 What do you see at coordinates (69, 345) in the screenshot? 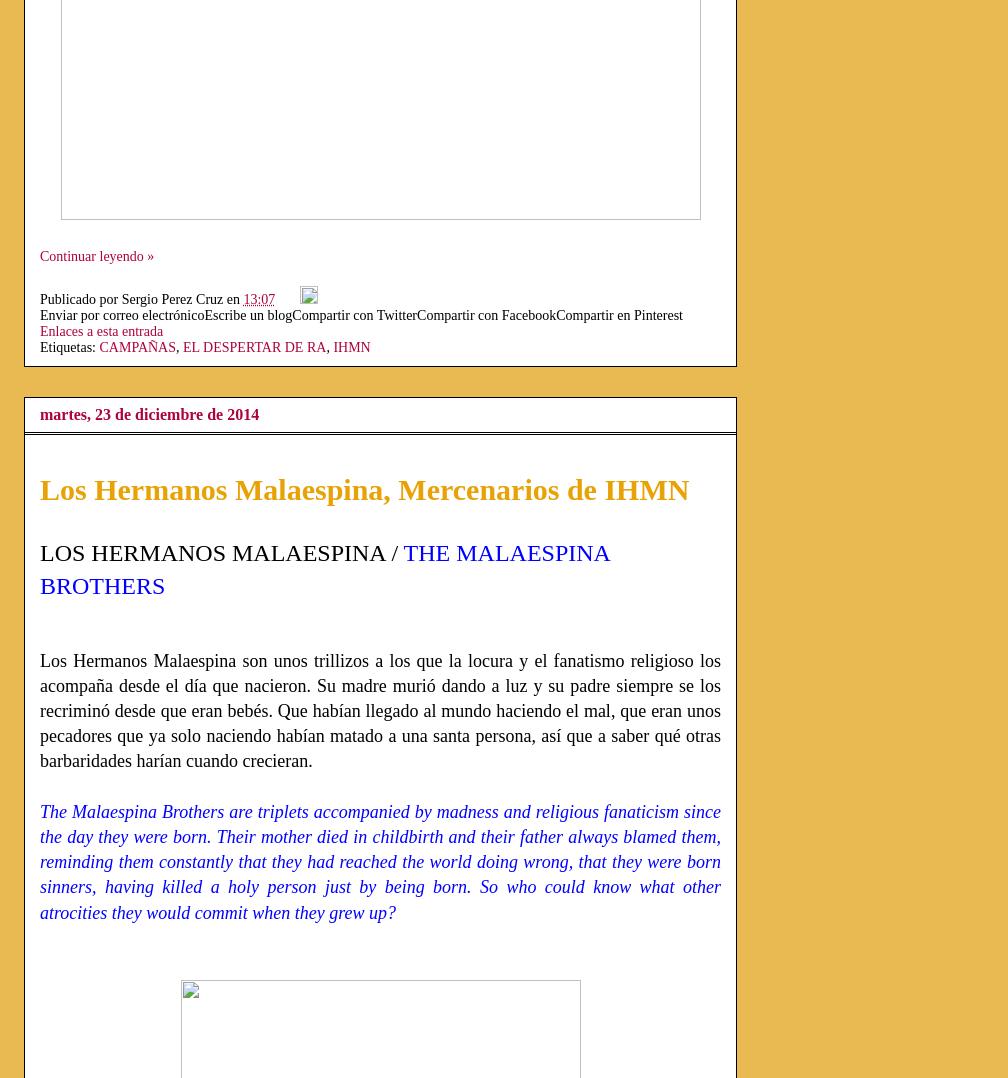
I see `'Etiquetas:'` at bounding box center [69, 345].